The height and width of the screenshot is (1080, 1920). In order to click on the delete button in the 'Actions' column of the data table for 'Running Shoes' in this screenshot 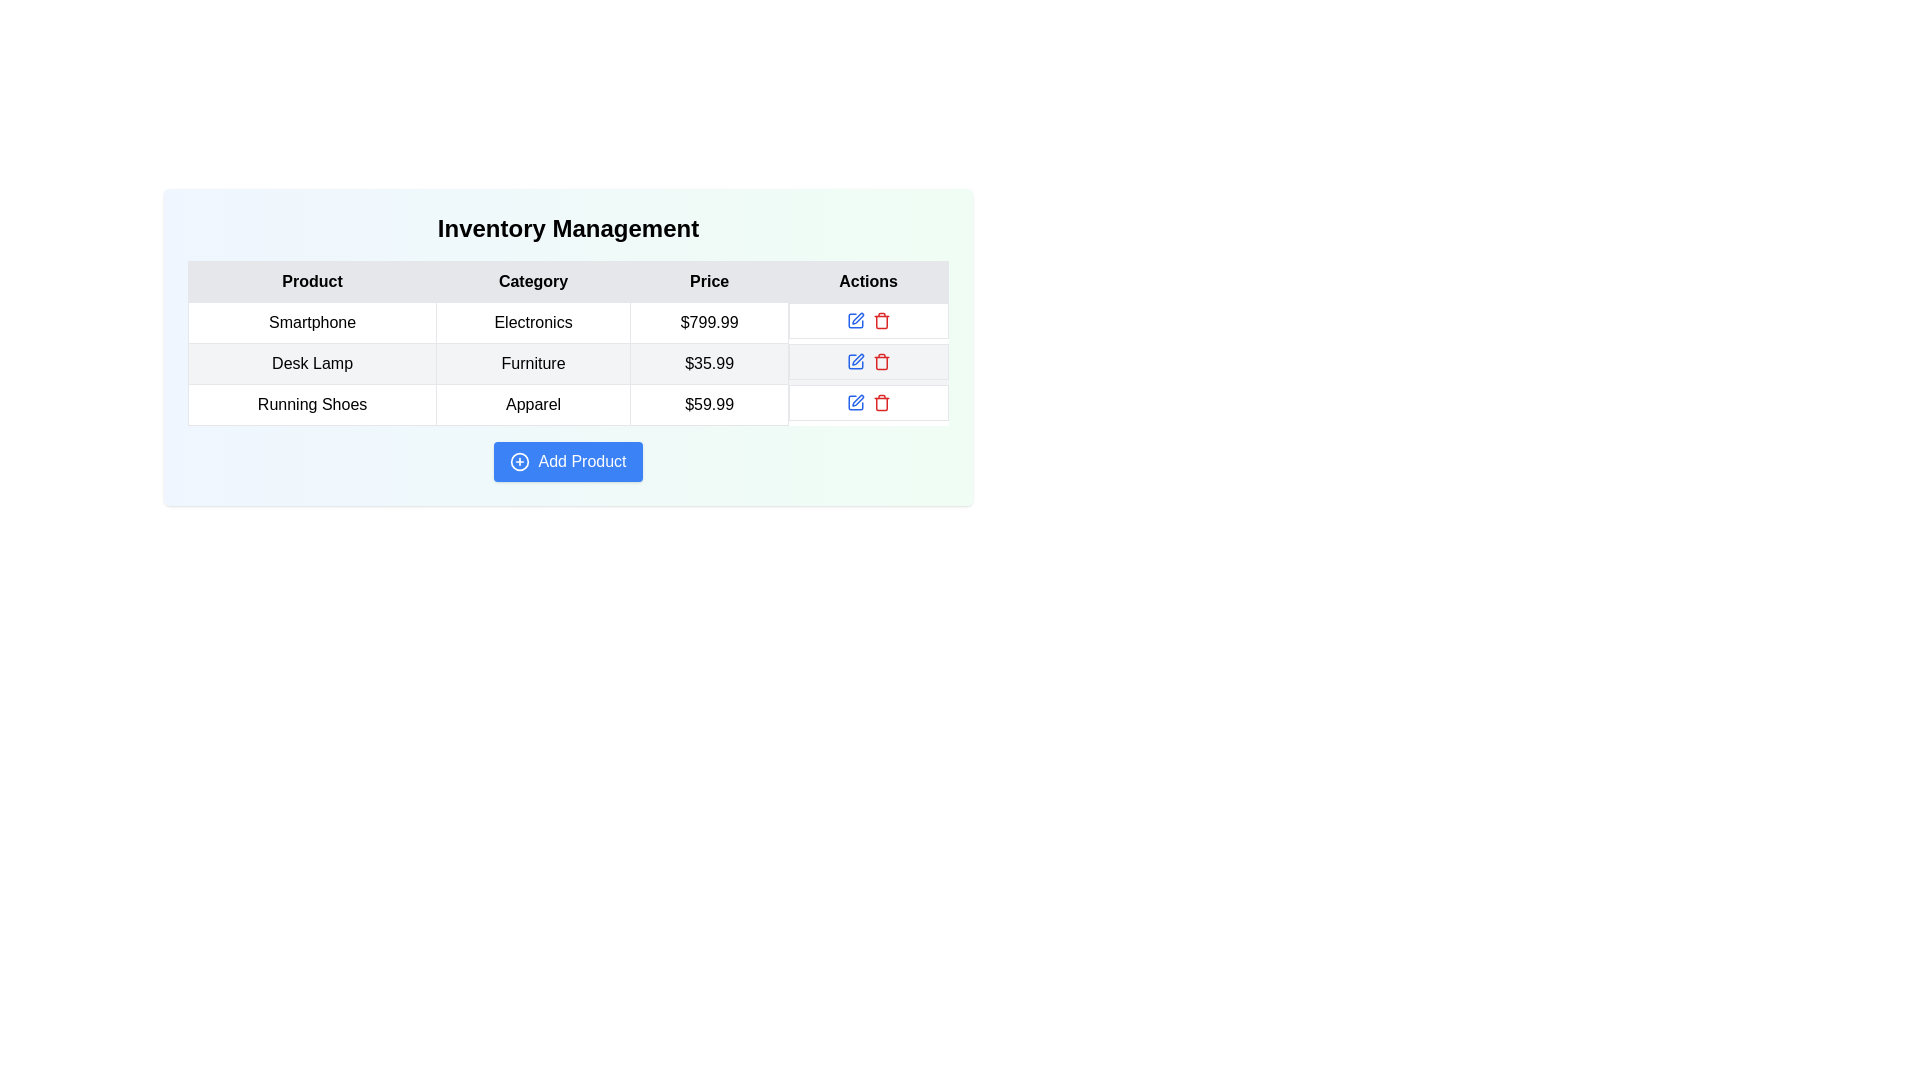, I will do `click(880, 402)`.